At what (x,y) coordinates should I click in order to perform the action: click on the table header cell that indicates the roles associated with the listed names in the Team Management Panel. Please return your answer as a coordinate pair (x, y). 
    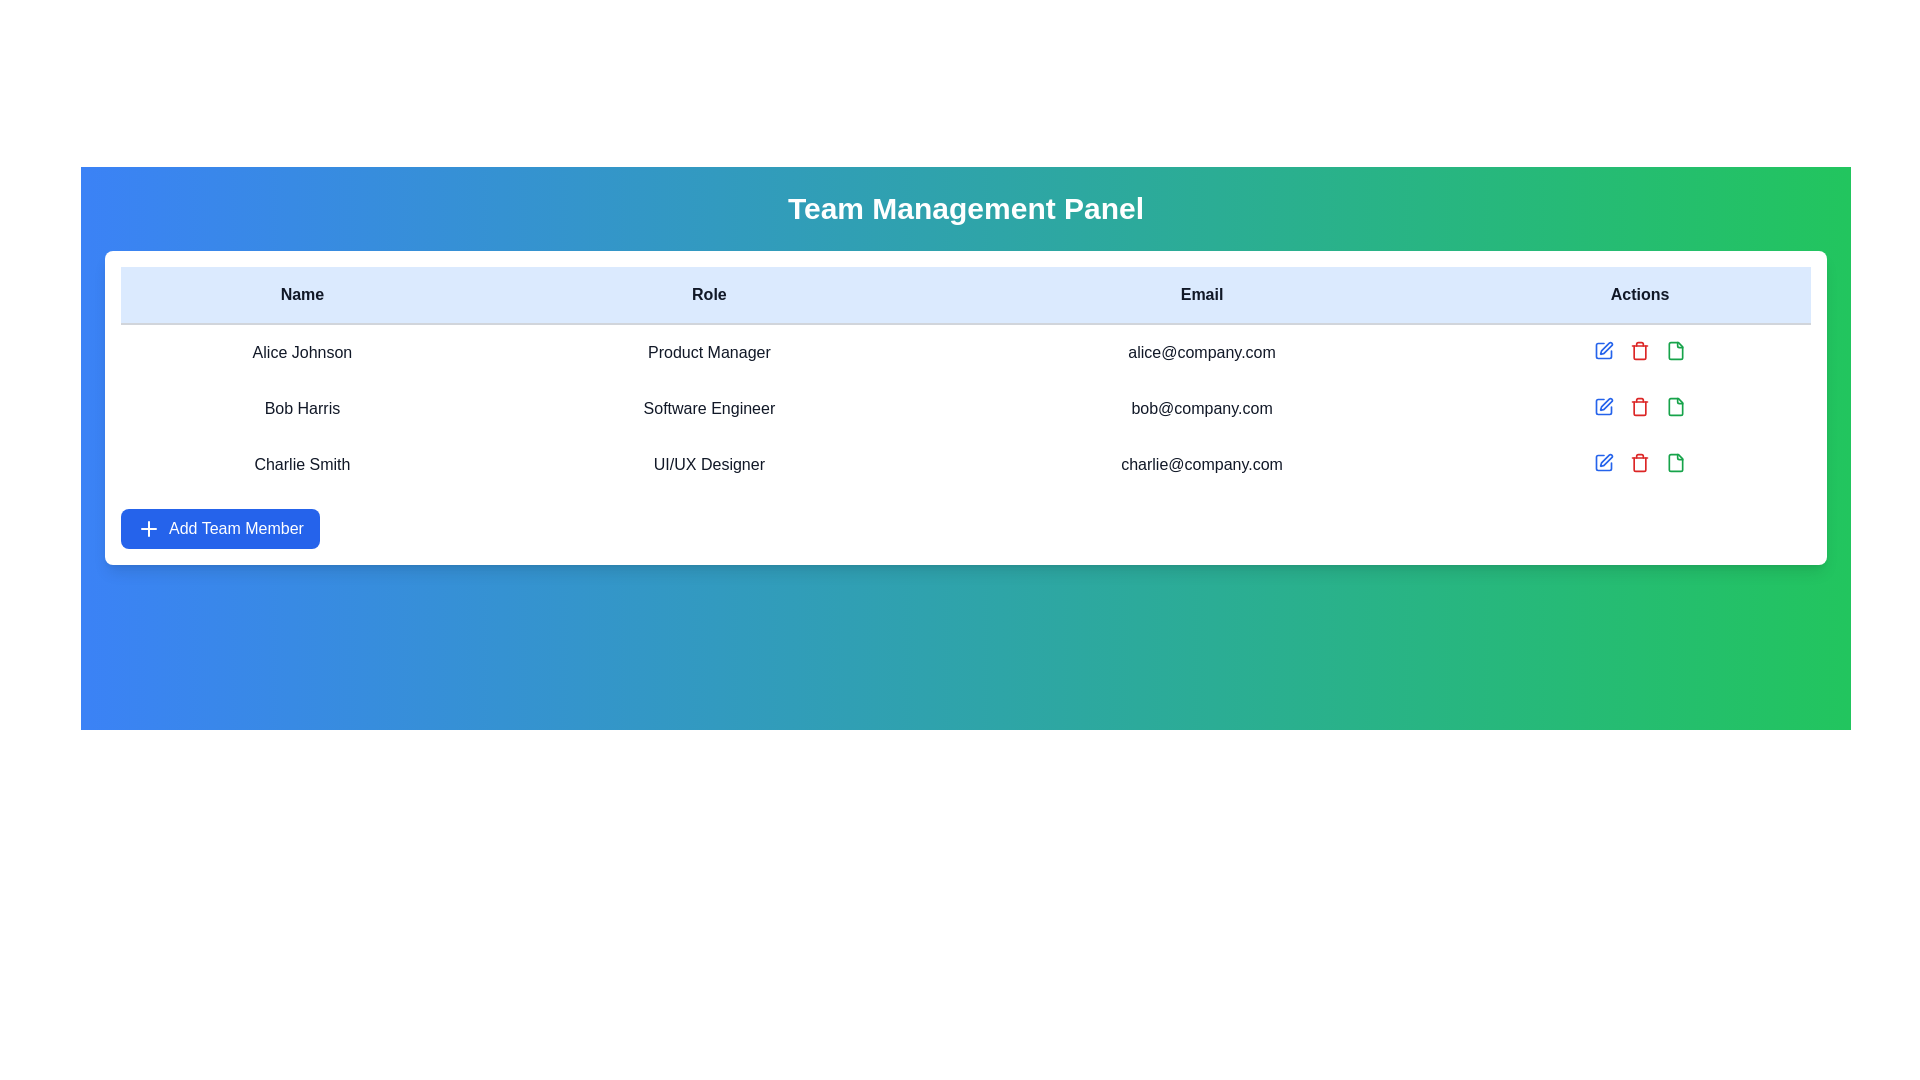
    Looking at the image, I should click on (709, 295).